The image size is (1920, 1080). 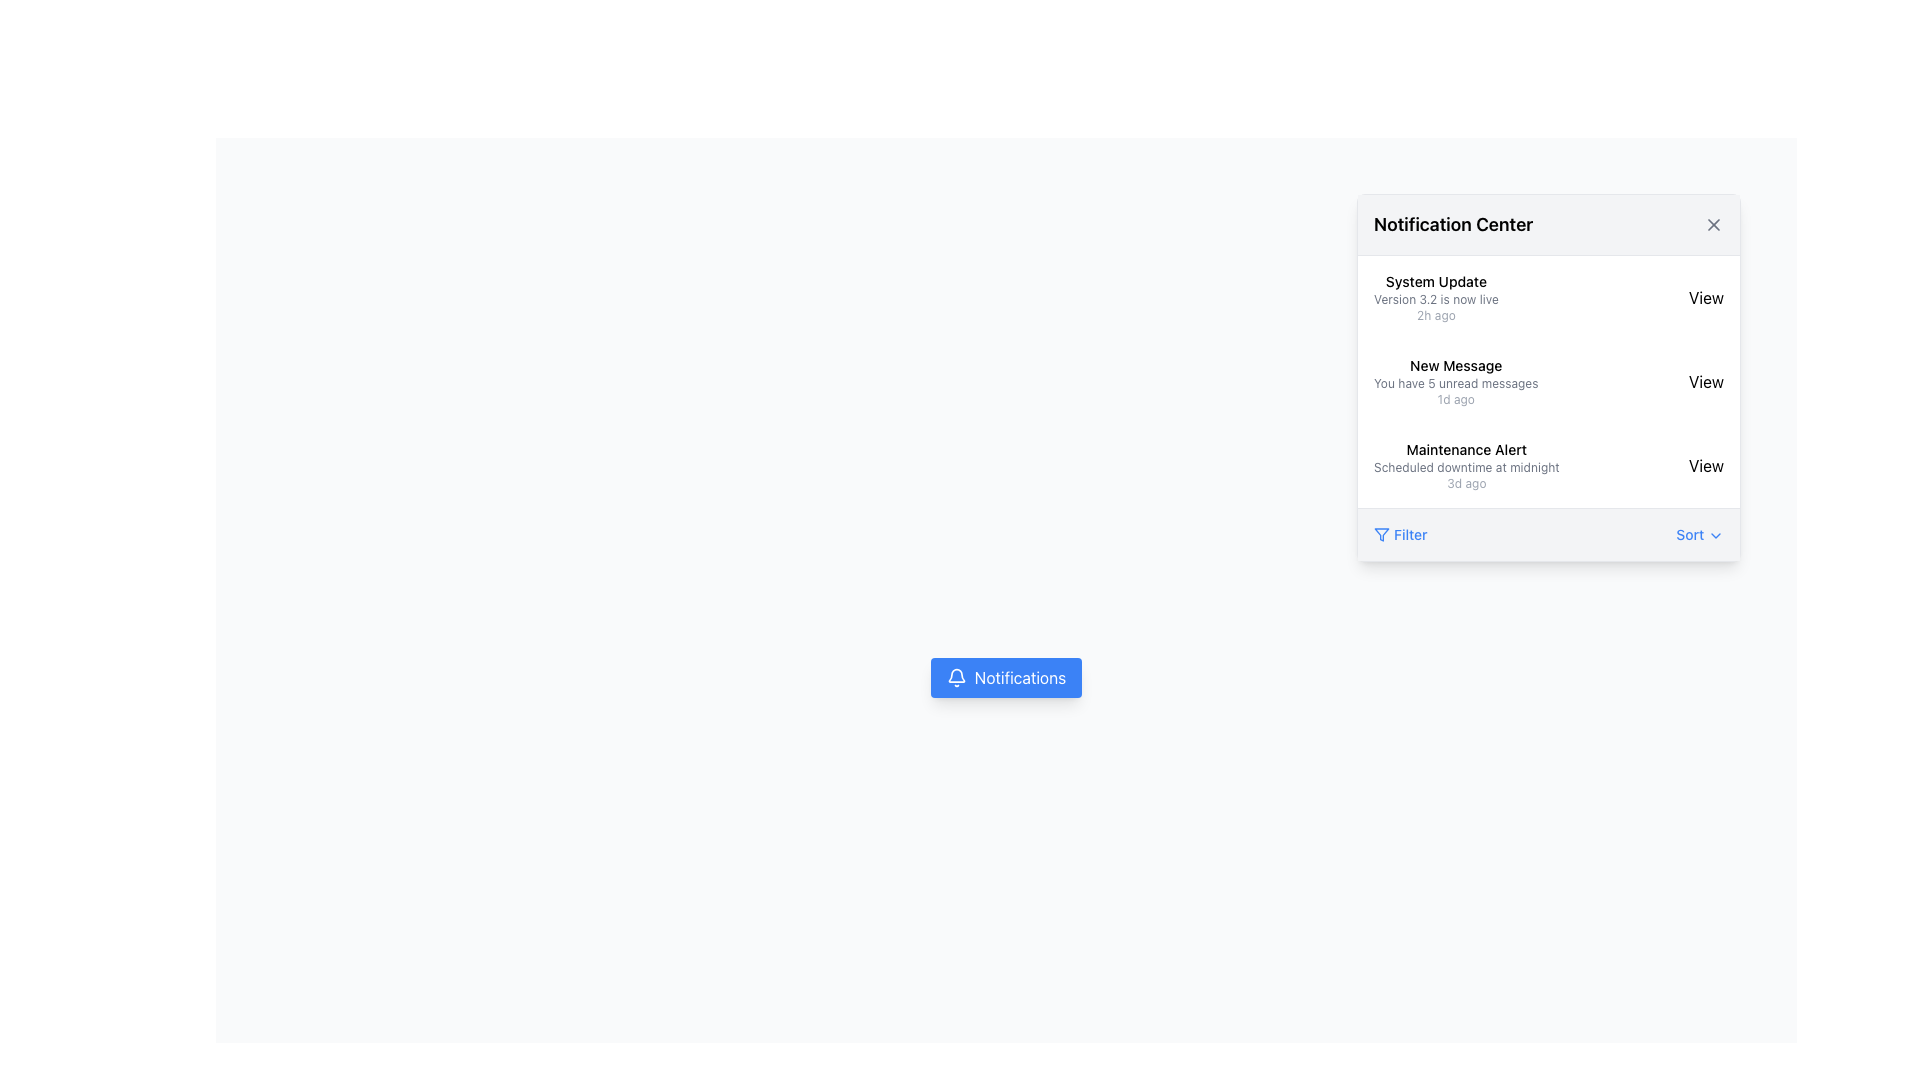 What do you see at coordinates (1456, 400) in the screenshot?
I see `the label displaying '1d ago', which is small gray text located at the bottom of the notification item for 'New Message'` at bounding box center [1456, 400].